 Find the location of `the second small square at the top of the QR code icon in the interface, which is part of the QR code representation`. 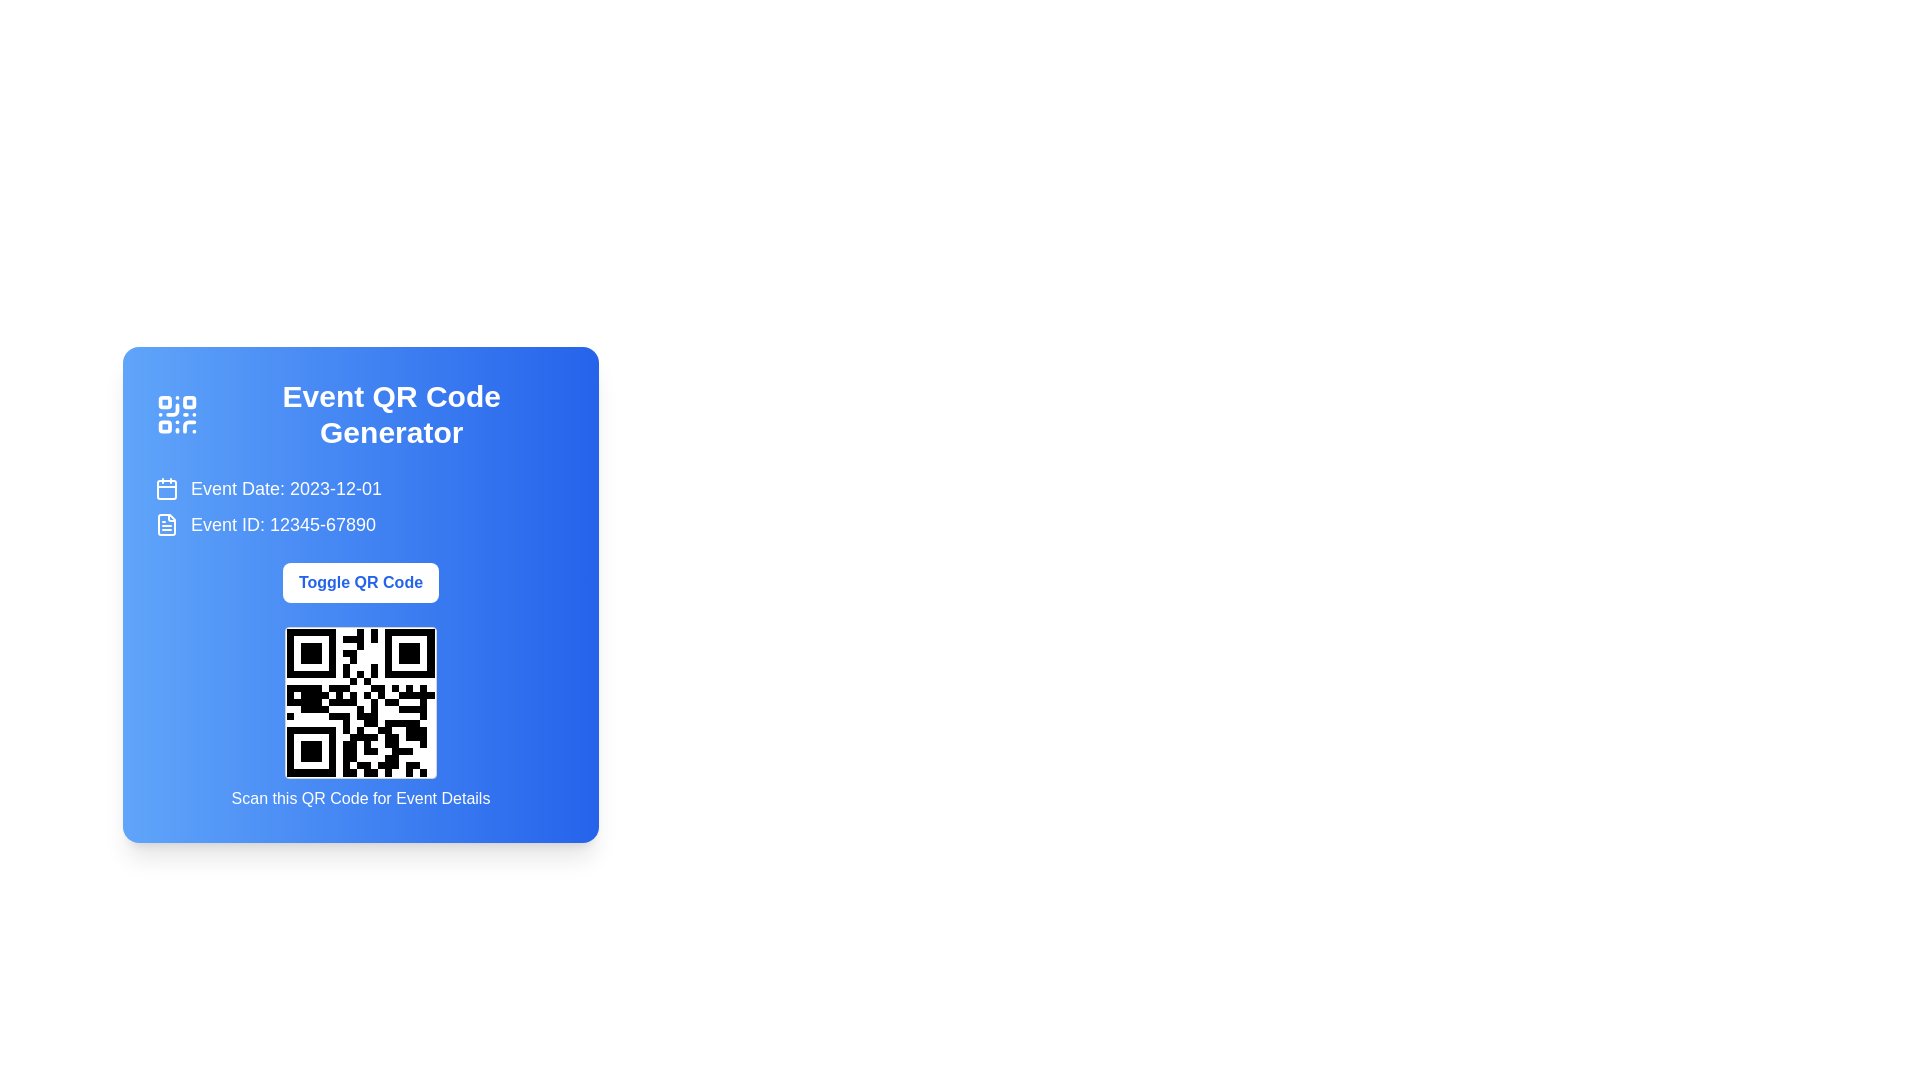

the second small square at the top of the QR code icon in the interface, which is part of the QR code representation is located at coordinates (190, 402).